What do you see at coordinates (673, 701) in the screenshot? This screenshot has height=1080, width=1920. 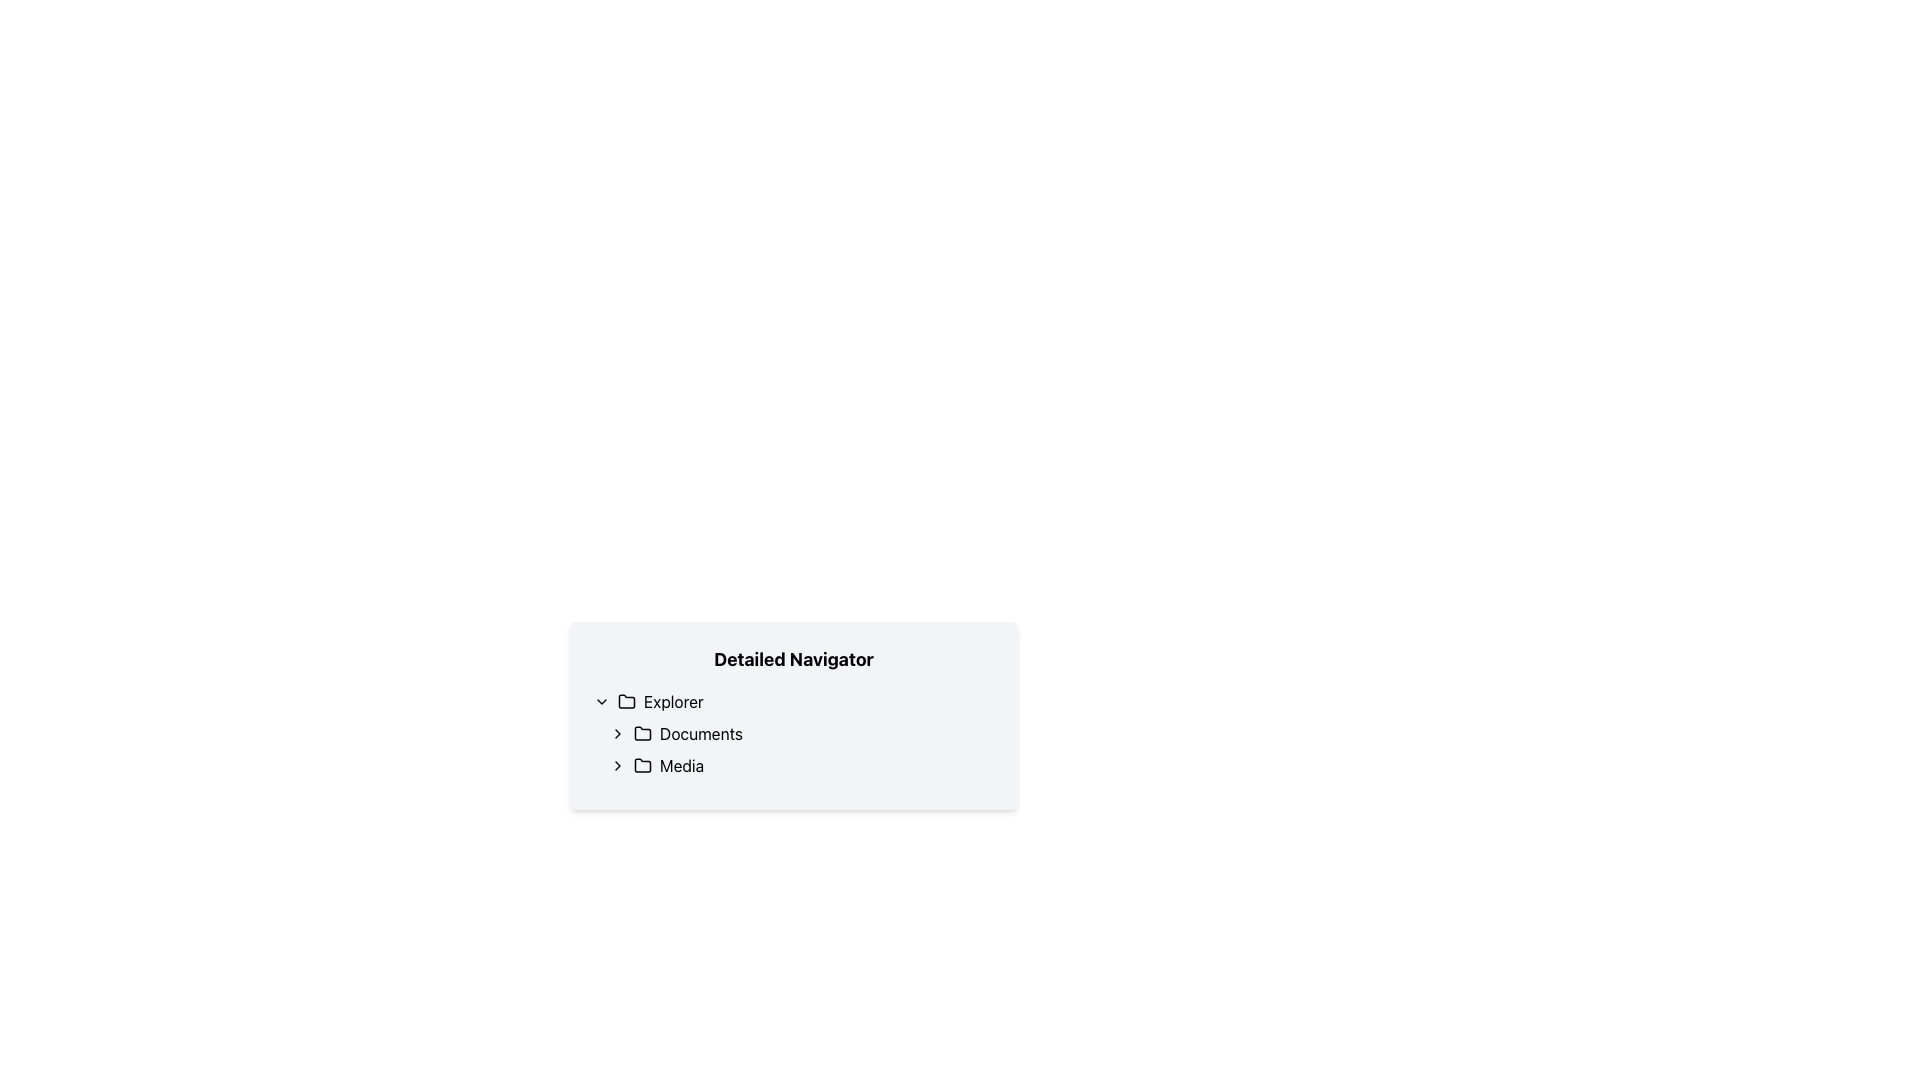 I see `the 'Explorer' text in the hierarchical navigation panel` at bounding box center [673, 701].